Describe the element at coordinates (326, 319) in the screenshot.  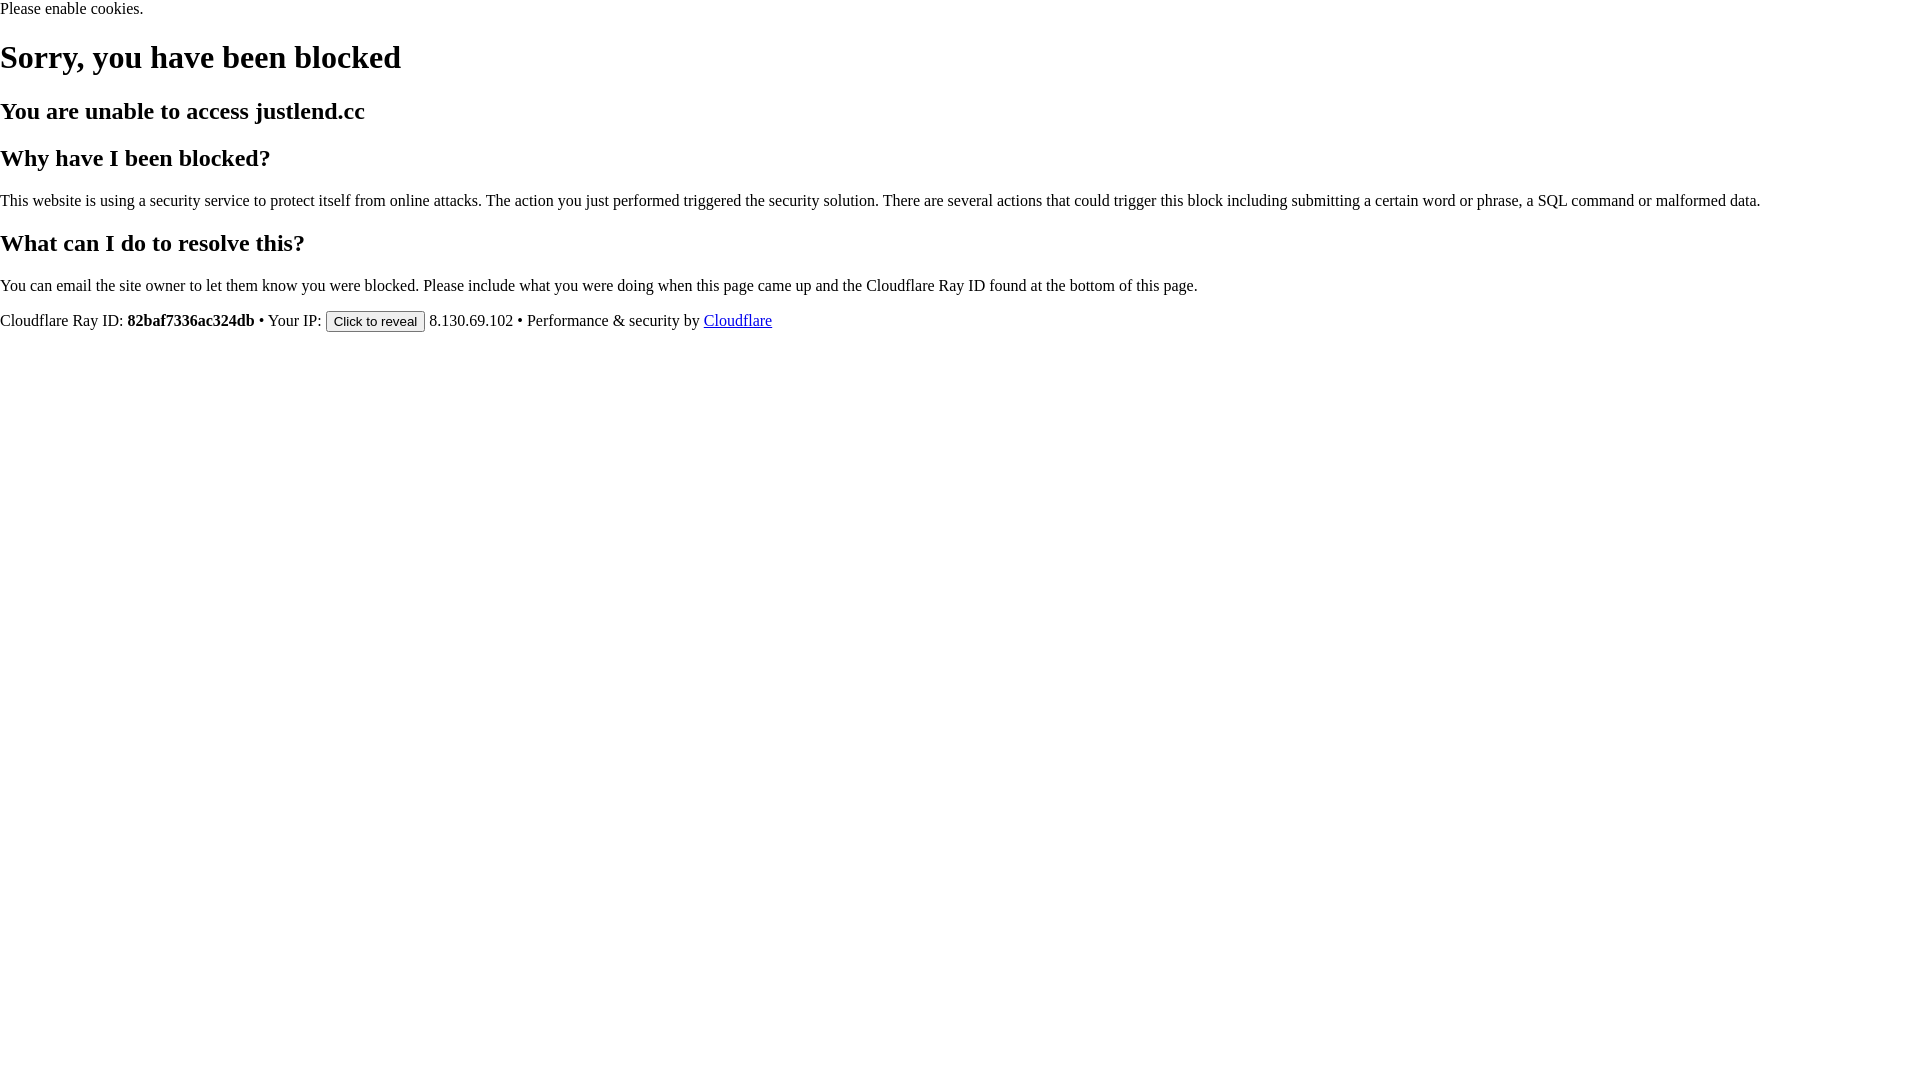
I see `'Click to reveal'` at that location.